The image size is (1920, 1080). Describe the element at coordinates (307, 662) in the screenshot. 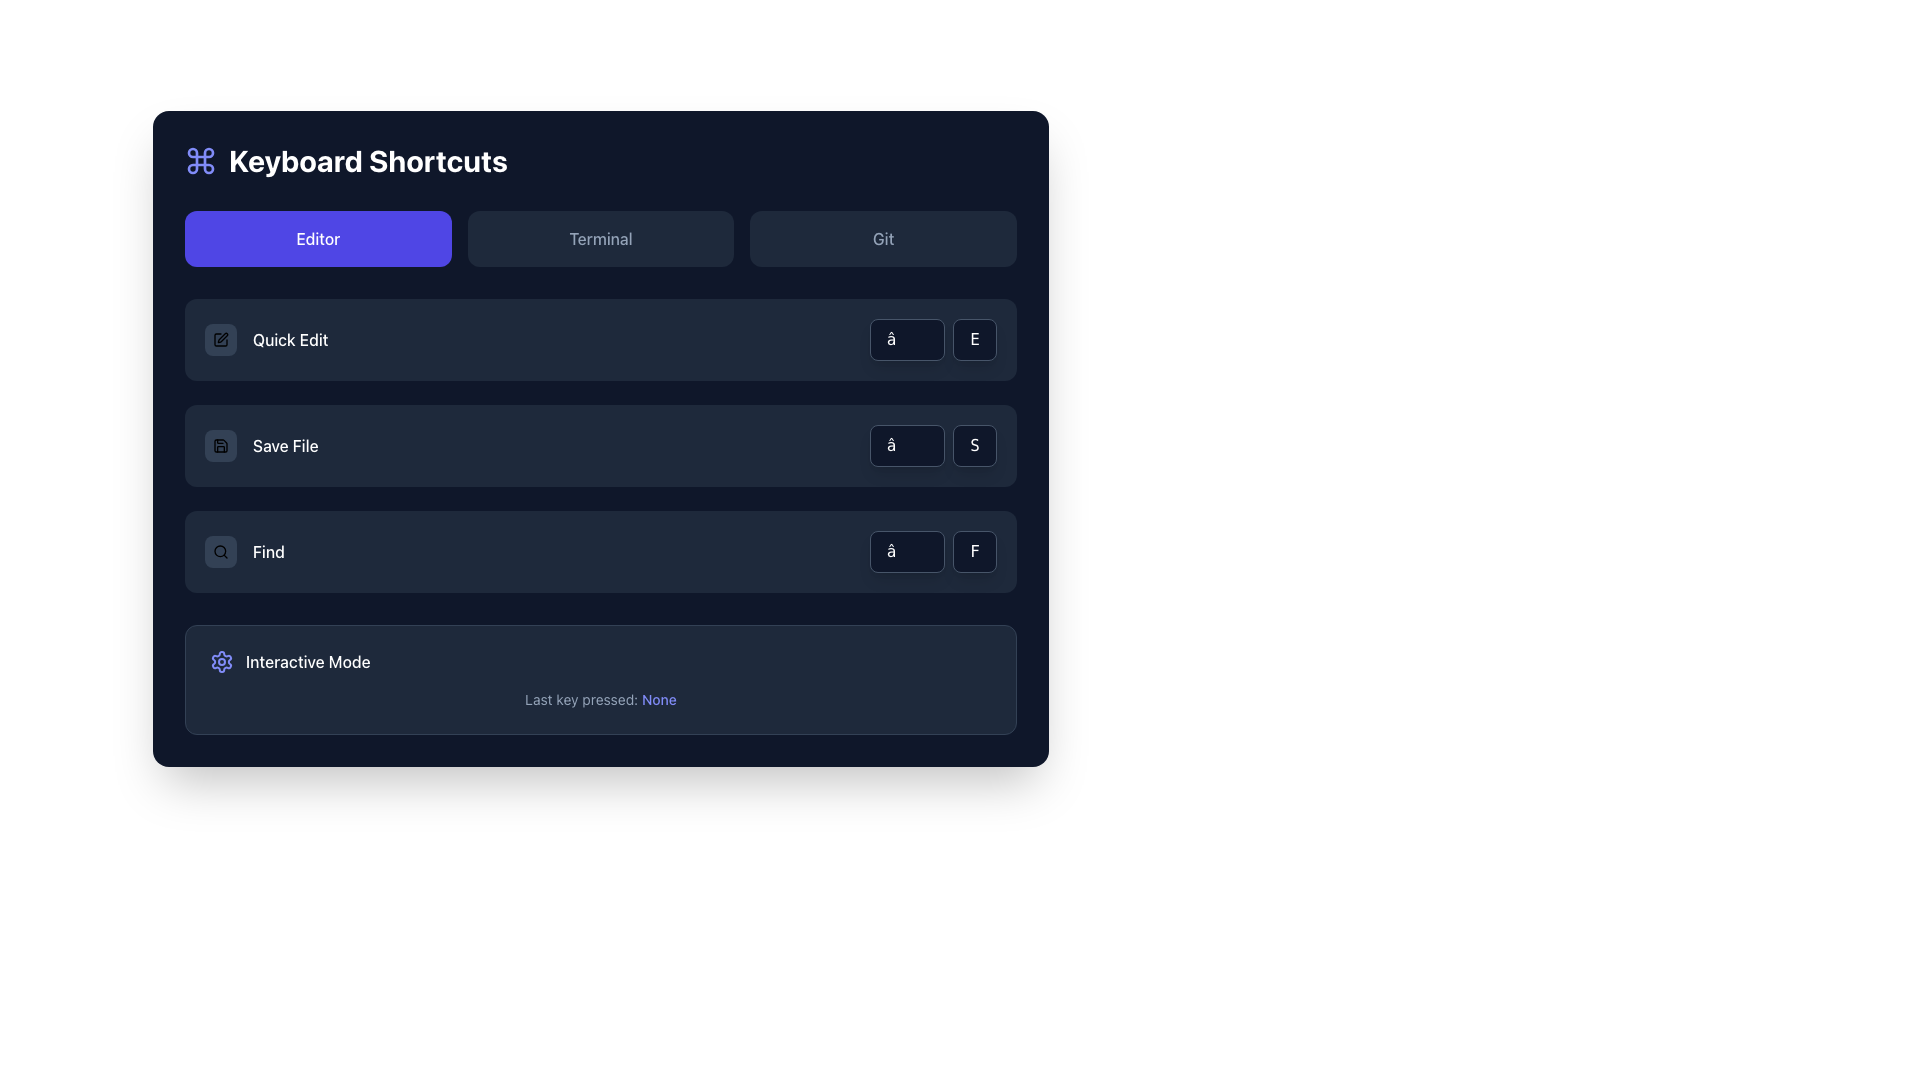

I see `the label indicating 'Interactive Mode' located to the right of the settings icon in the bottom section of the panel displaying keyboard shortcuts` at that location.